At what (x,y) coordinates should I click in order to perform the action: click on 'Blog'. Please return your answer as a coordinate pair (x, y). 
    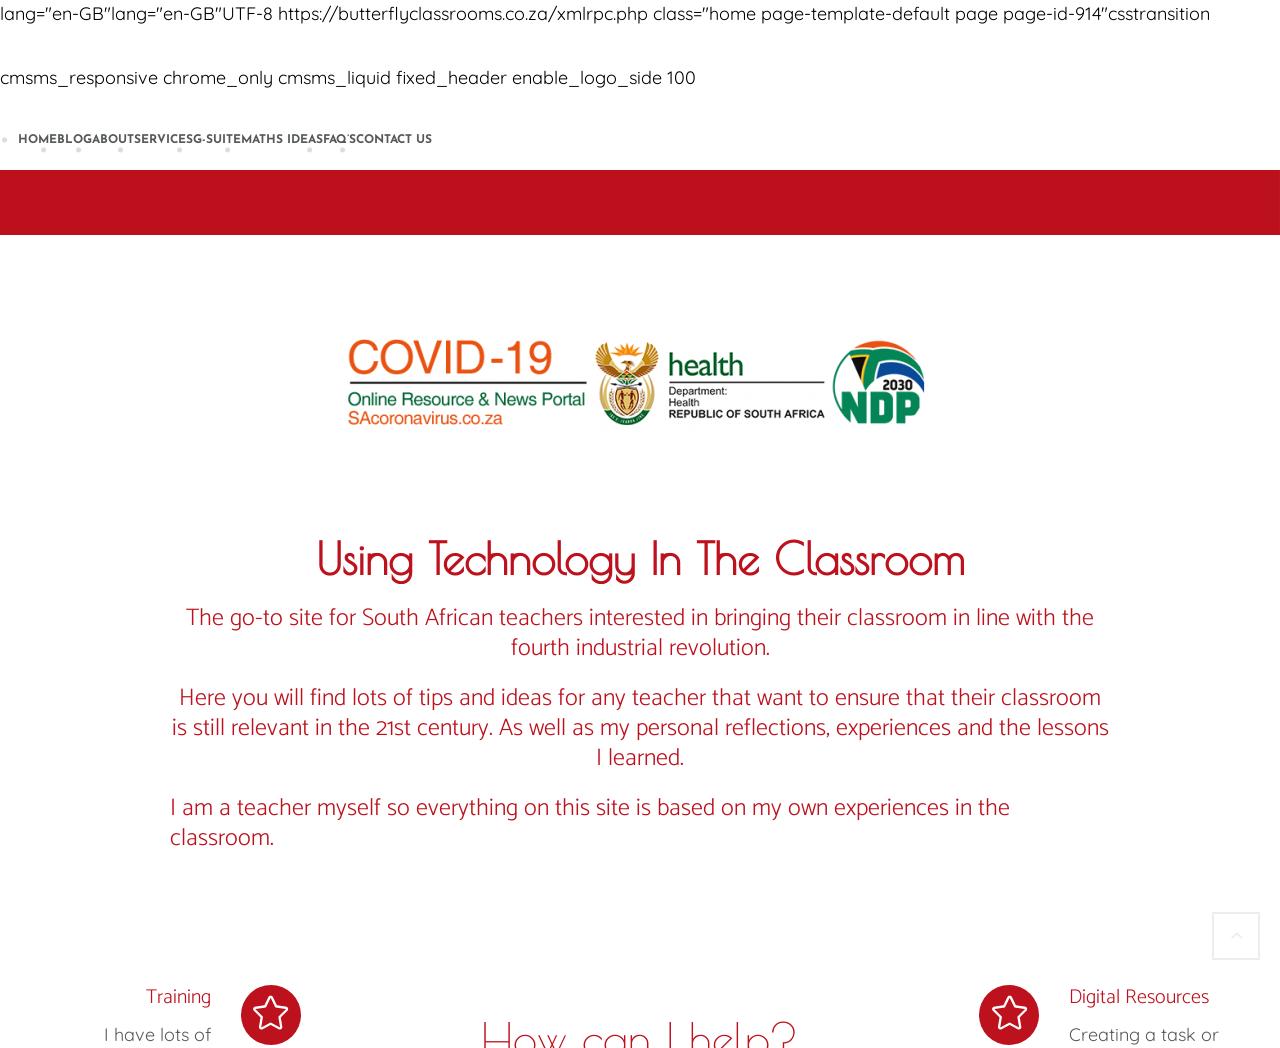
    Looking at the image, I should click on (74, 140).